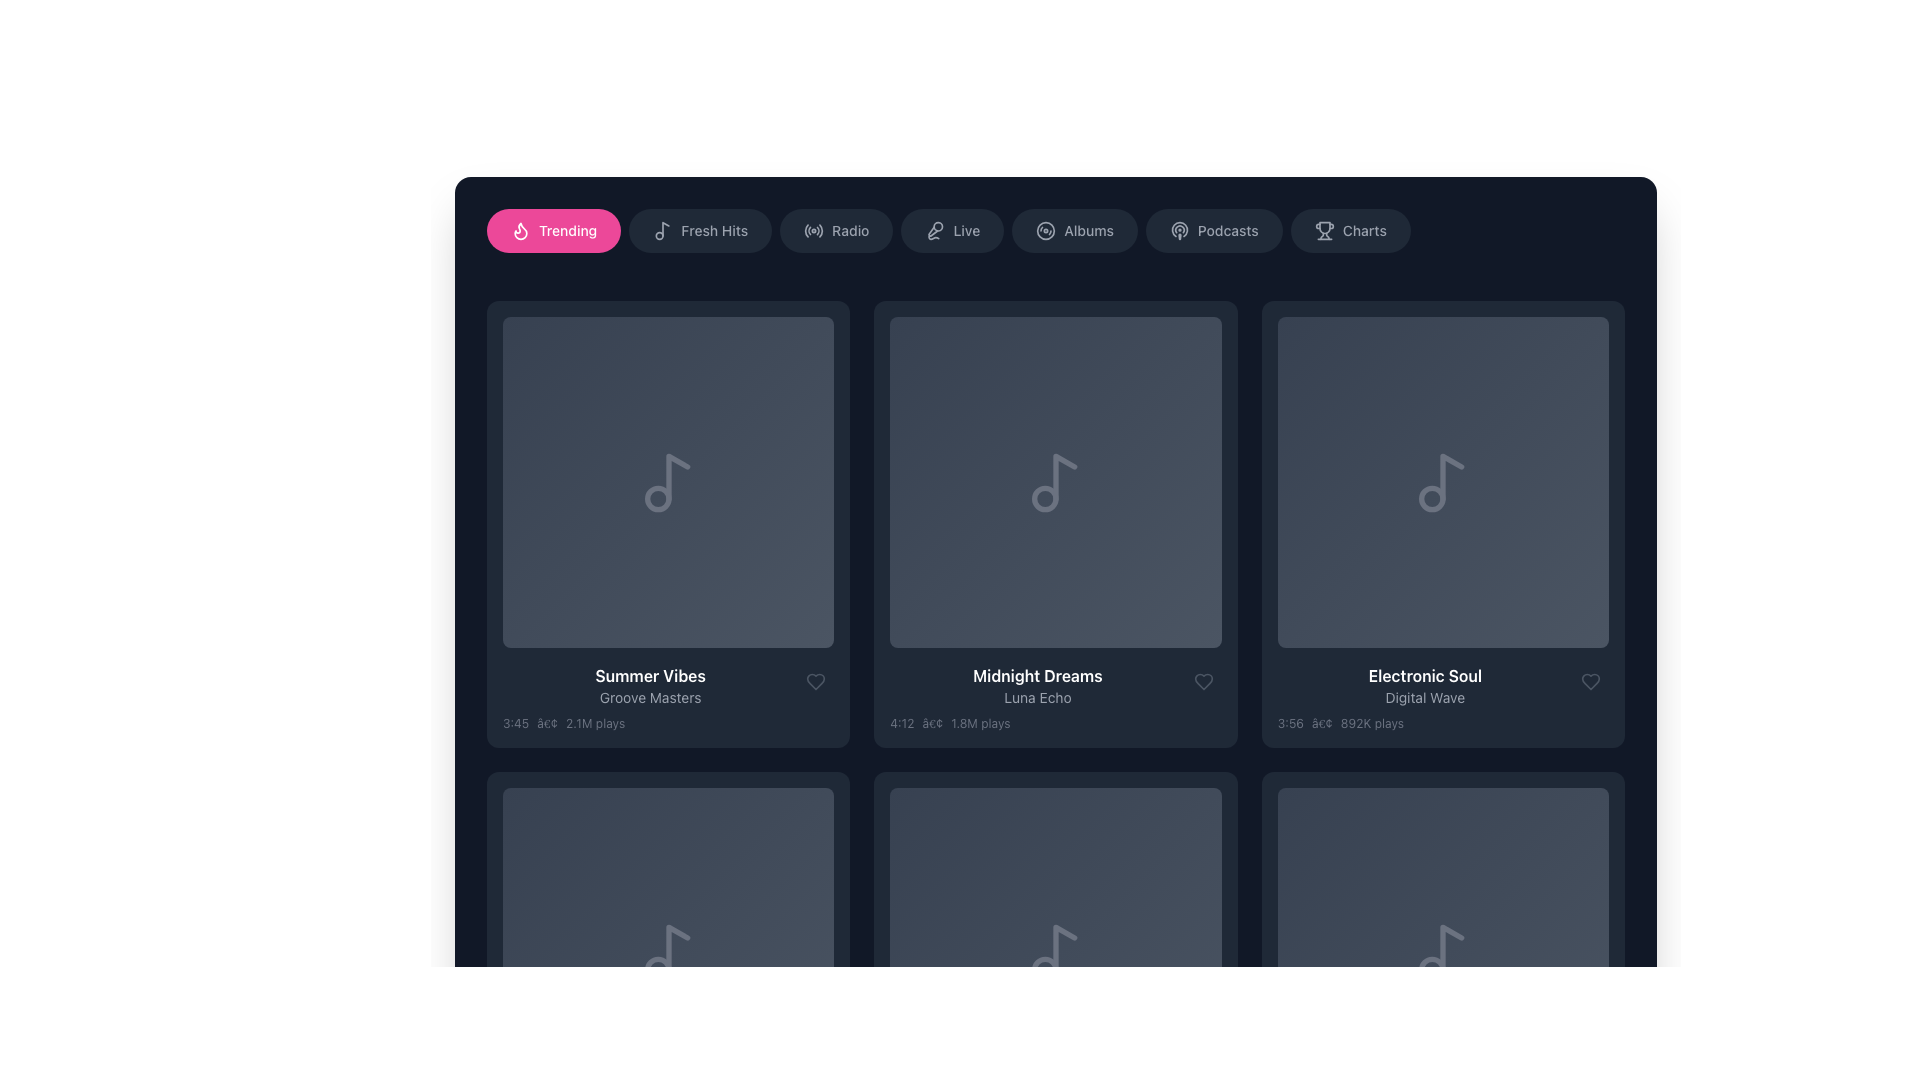  What do you see at coordinates (668, 523) in the screenshot?
I see `the circular play button located at the center of the 'Summer Vibes' grid item` at bounding box center [668, 523].